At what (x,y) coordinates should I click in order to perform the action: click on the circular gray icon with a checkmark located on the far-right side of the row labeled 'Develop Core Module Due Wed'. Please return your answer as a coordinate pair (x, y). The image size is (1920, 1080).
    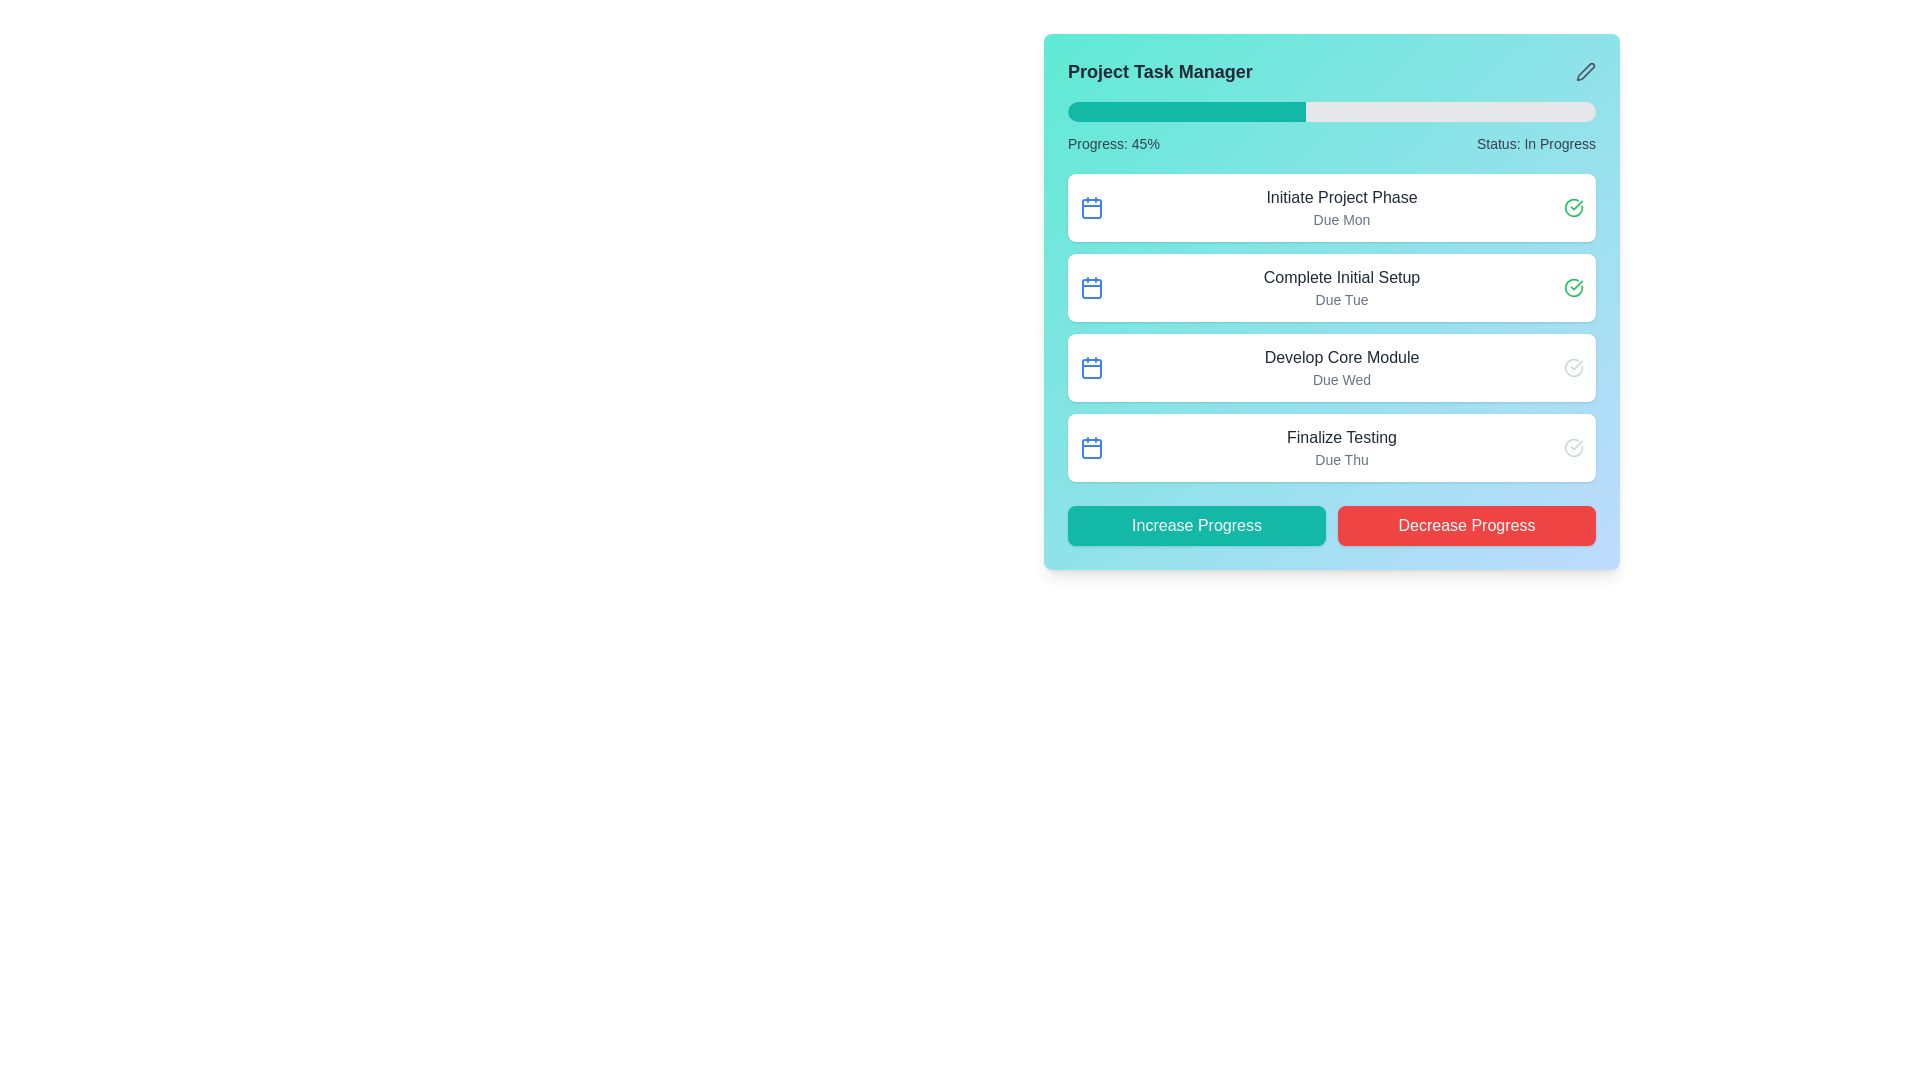
    Looking at the image, I should click on (1573, 367).